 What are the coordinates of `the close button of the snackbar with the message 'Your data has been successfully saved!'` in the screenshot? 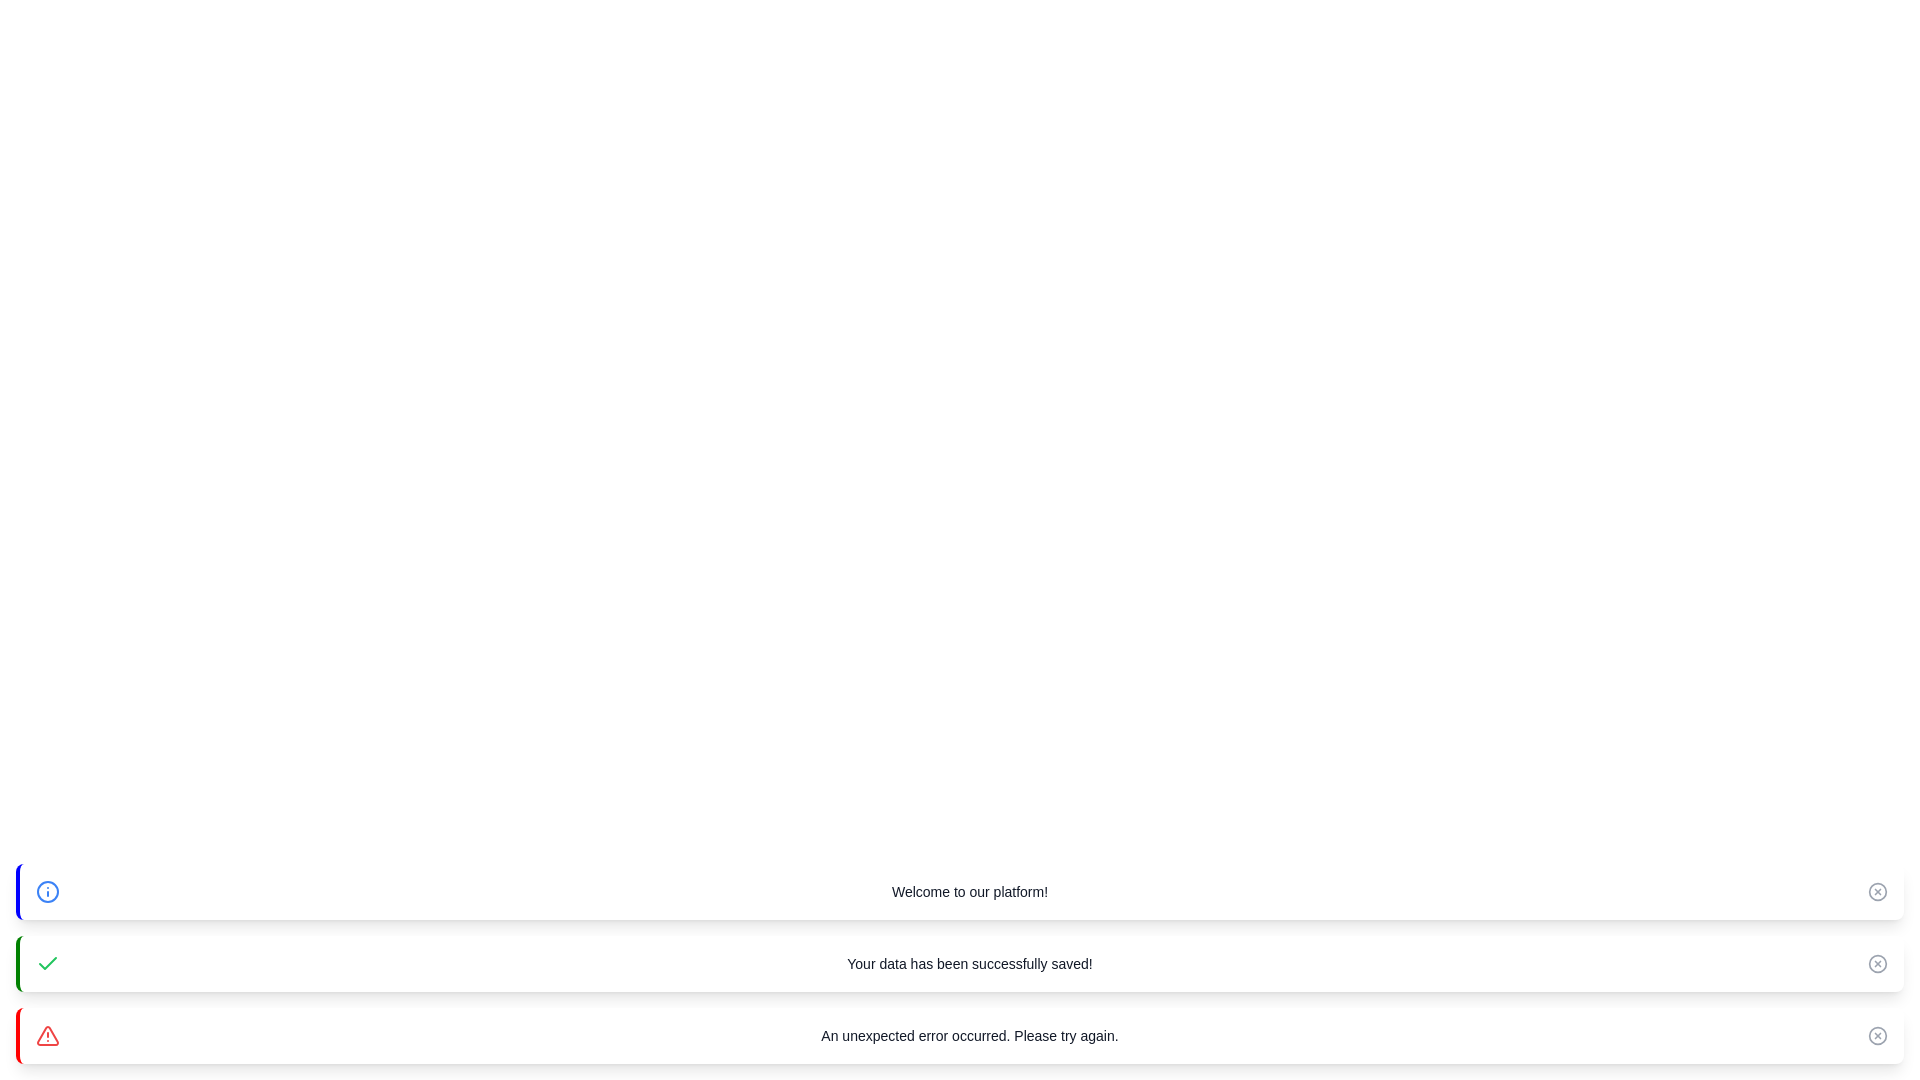 It's located at (1876, 963).